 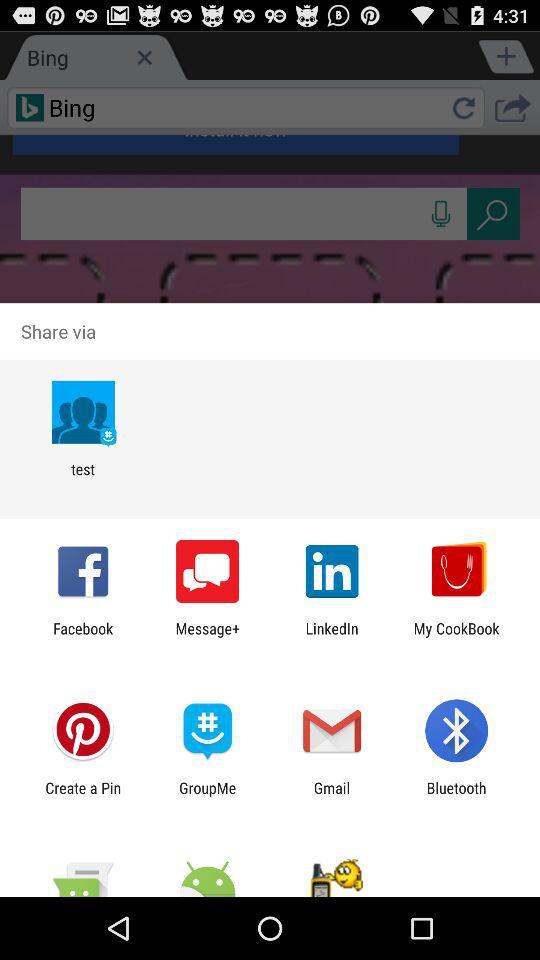 I want to click on the app to the right of the groupme icon, so click(x=332, y=796).